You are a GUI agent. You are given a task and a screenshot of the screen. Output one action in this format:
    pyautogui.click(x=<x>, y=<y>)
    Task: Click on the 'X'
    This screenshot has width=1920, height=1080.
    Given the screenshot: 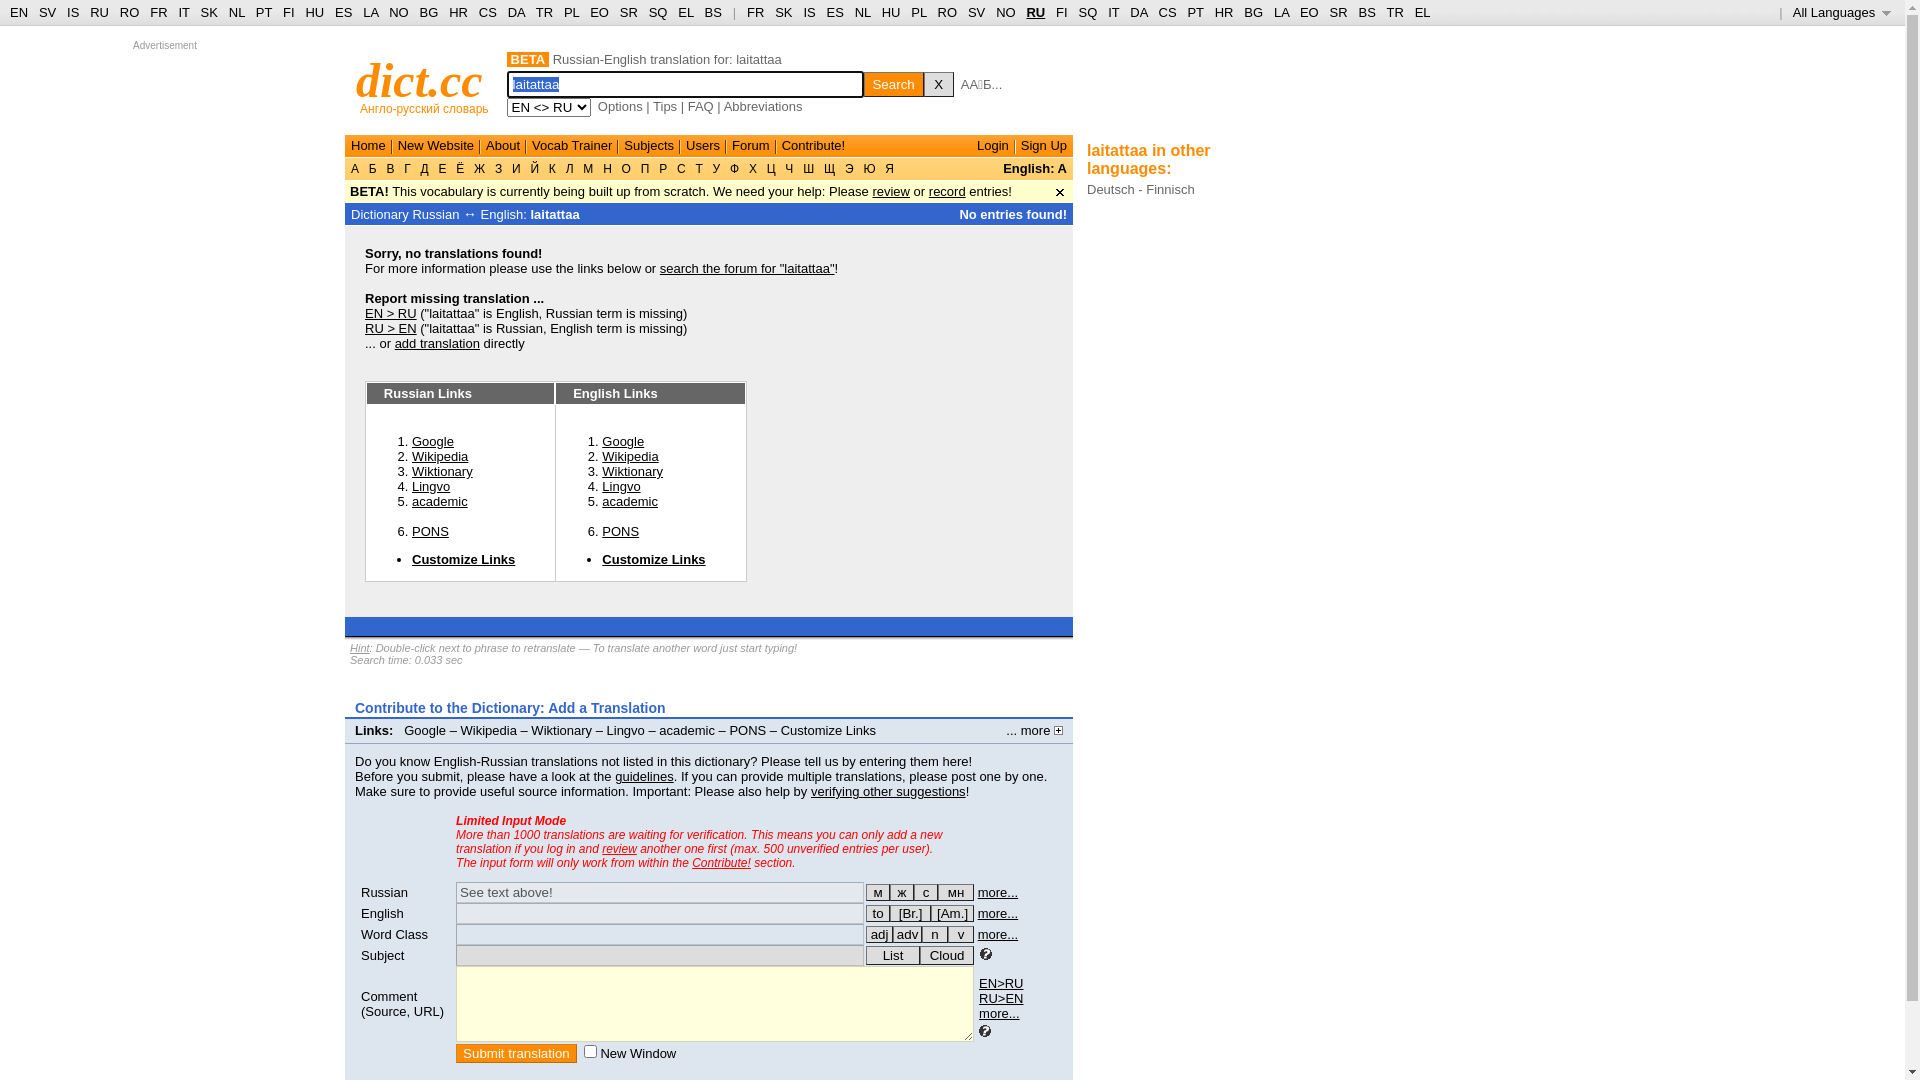 What is the action you would take?
    pyautogui.click(x=938, y=83)
    